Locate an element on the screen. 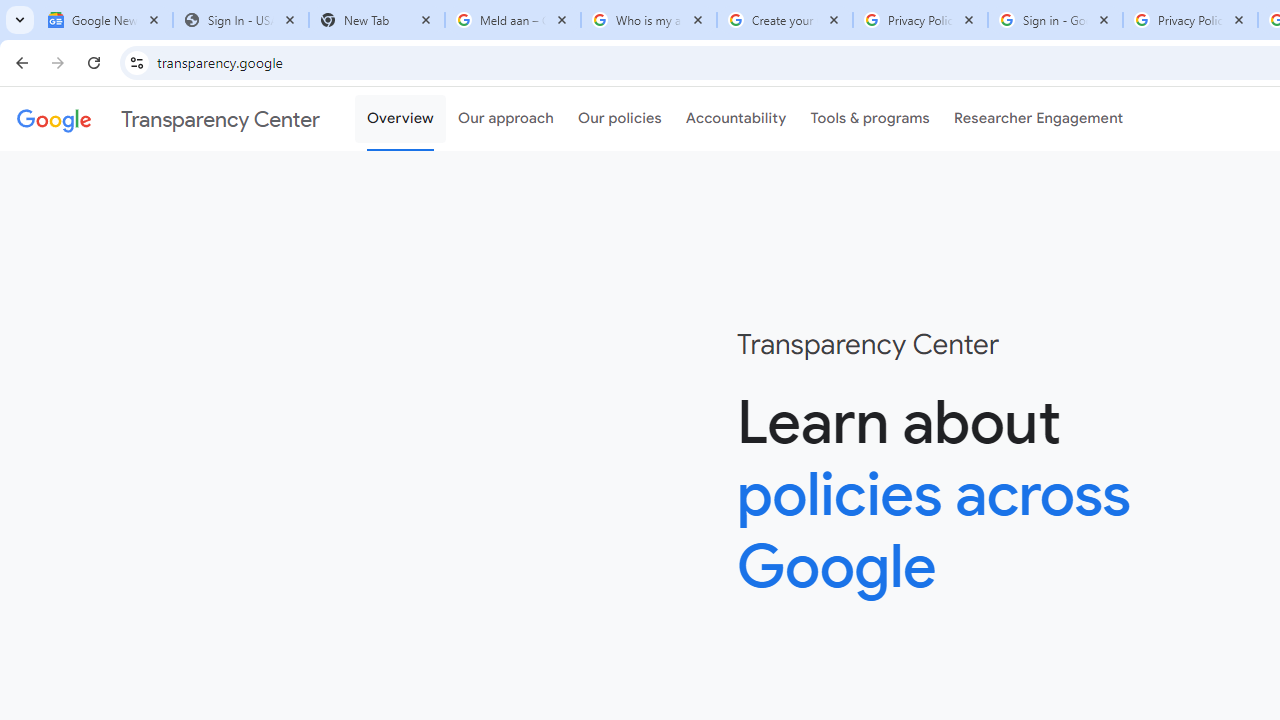  'Who is my administrator? - Google Account Help' is located at coordinates (648, 20).